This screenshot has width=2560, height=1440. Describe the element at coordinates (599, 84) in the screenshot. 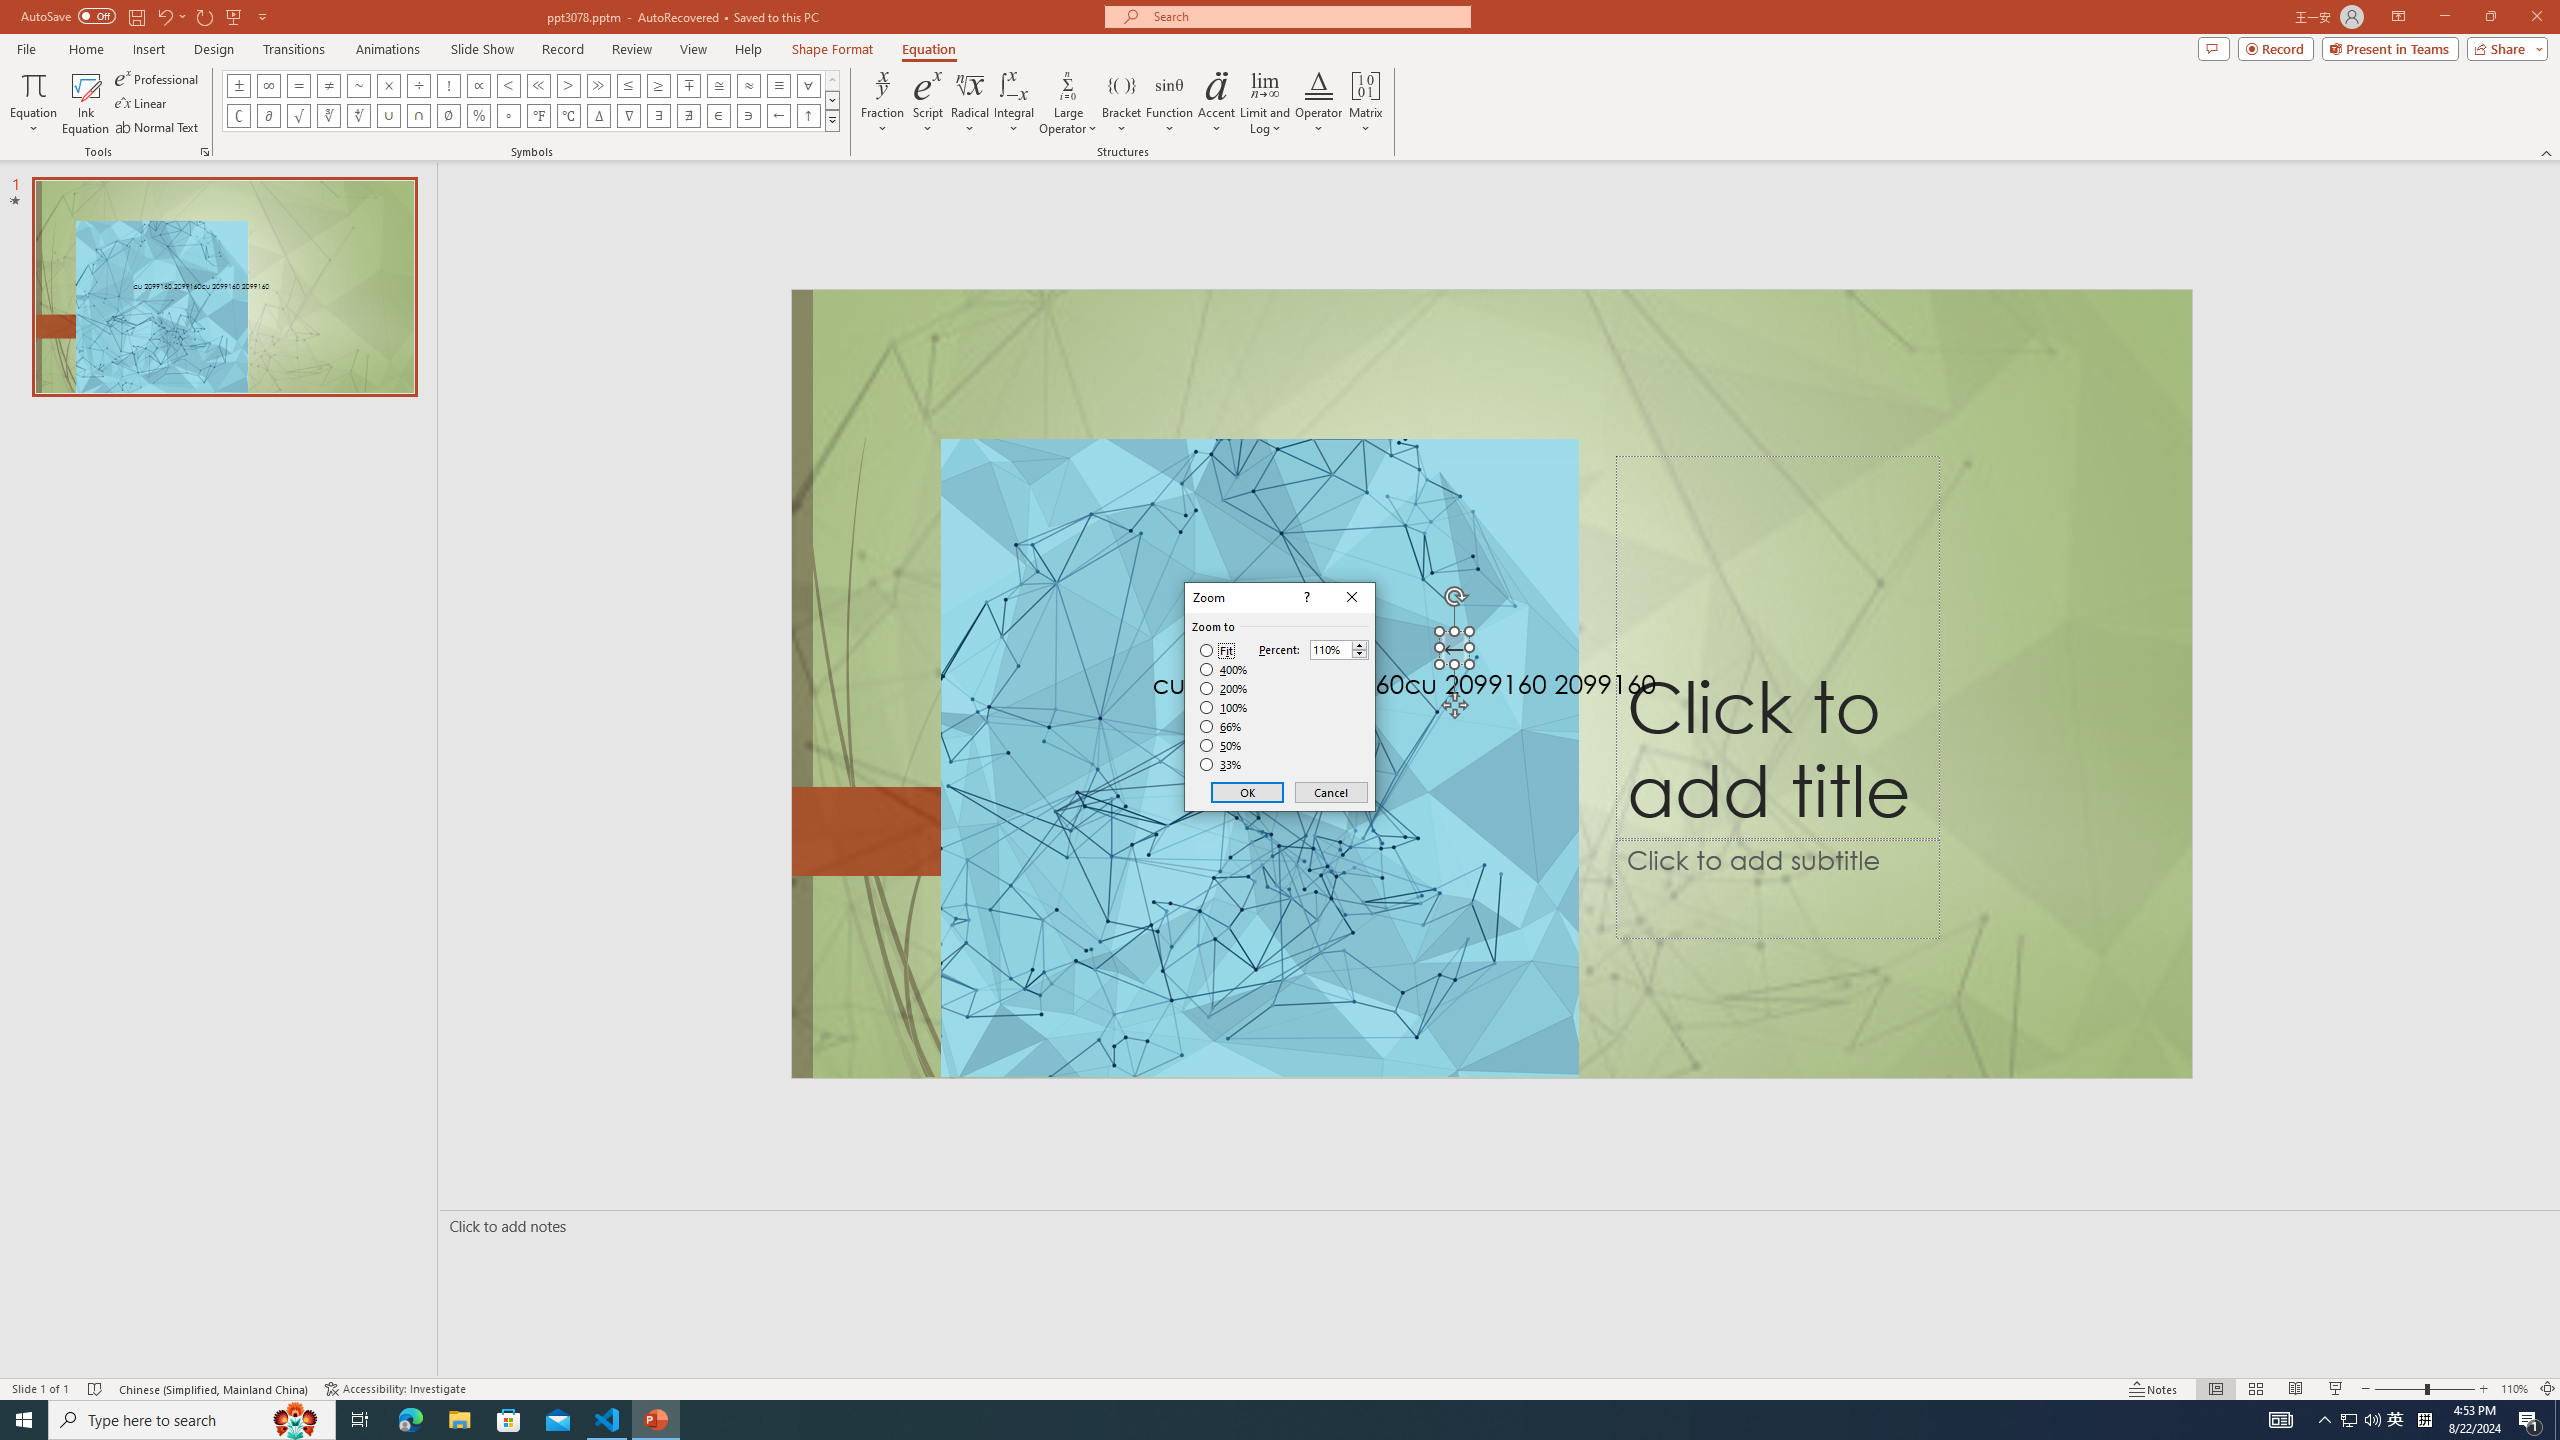

I see `'Equation Symbol Much Greater Than'` at that location.